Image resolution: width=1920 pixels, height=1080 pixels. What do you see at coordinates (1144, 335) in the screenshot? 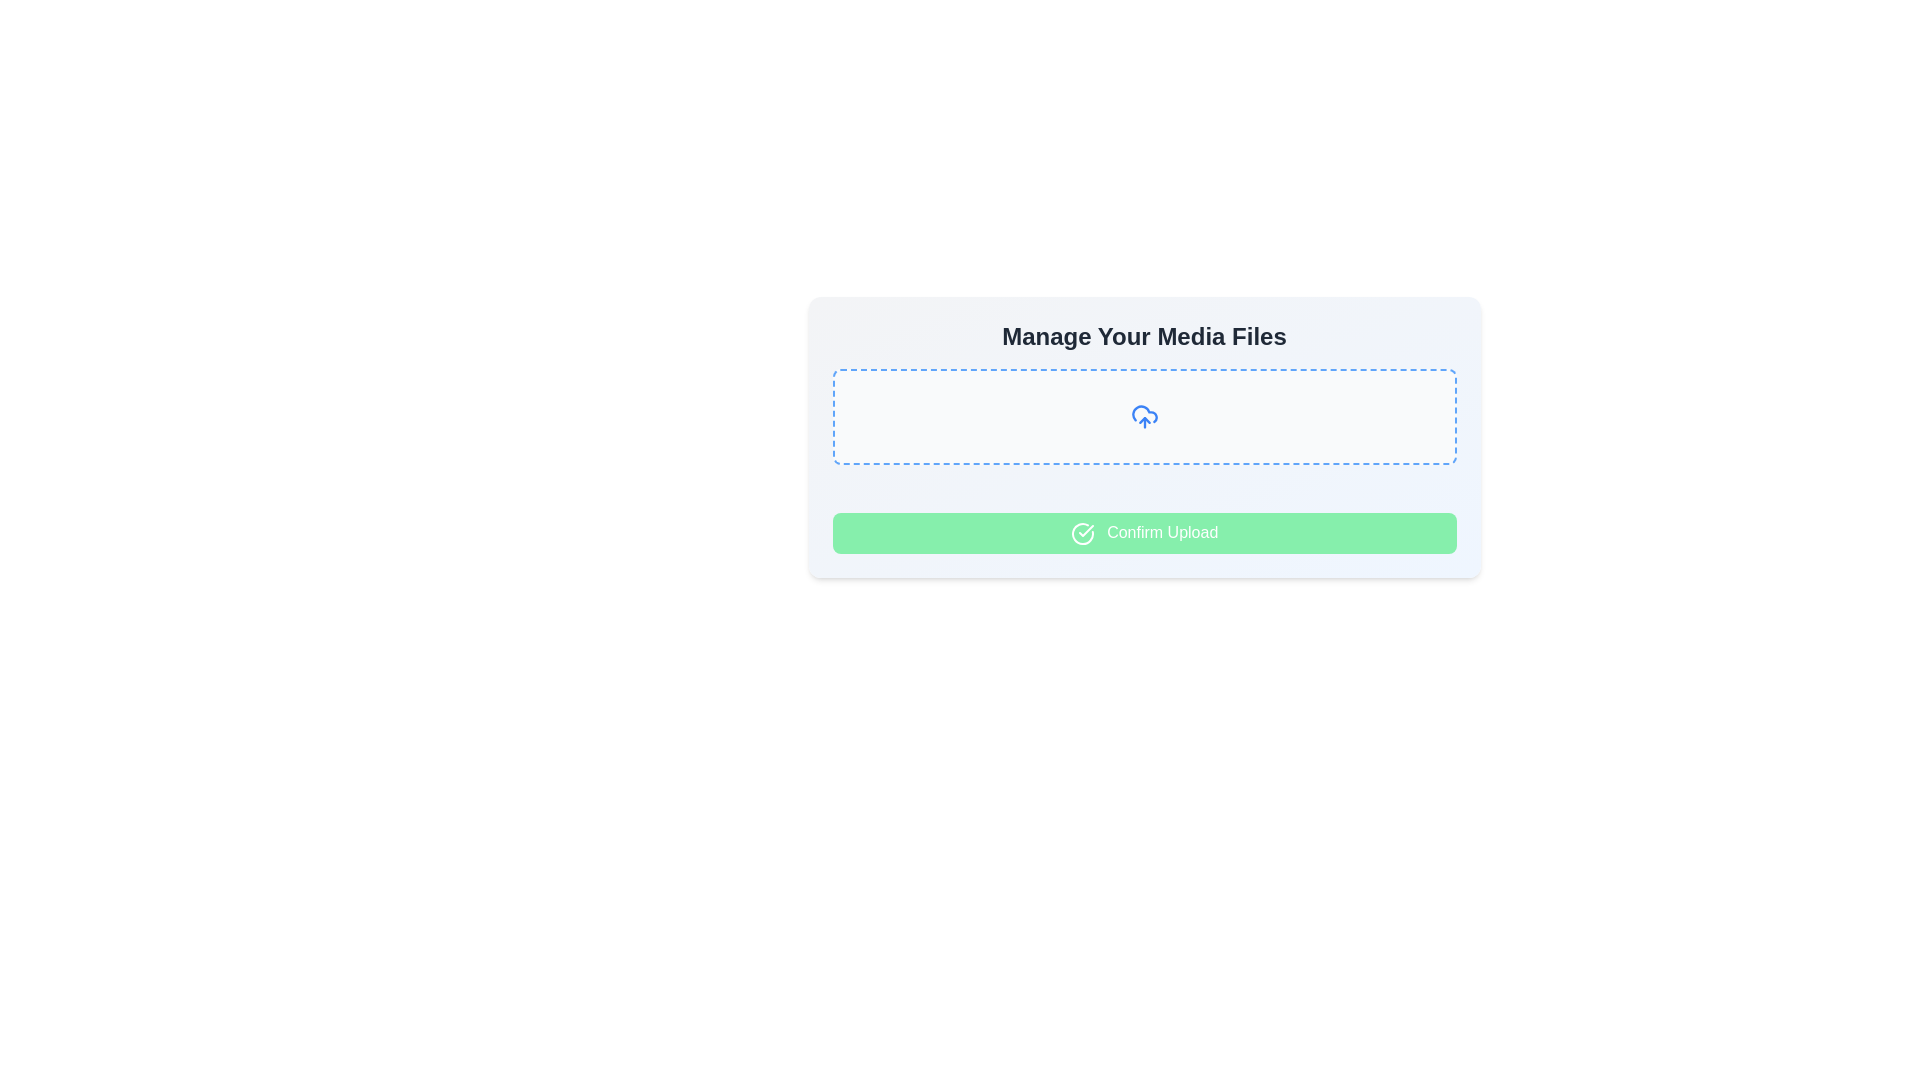
I see `the text heading displaying 'Manage Your Media Files', which is a prominent title in bold, large serif font, positioned at the top of its card-like component` at bounding box center [1144, 335].